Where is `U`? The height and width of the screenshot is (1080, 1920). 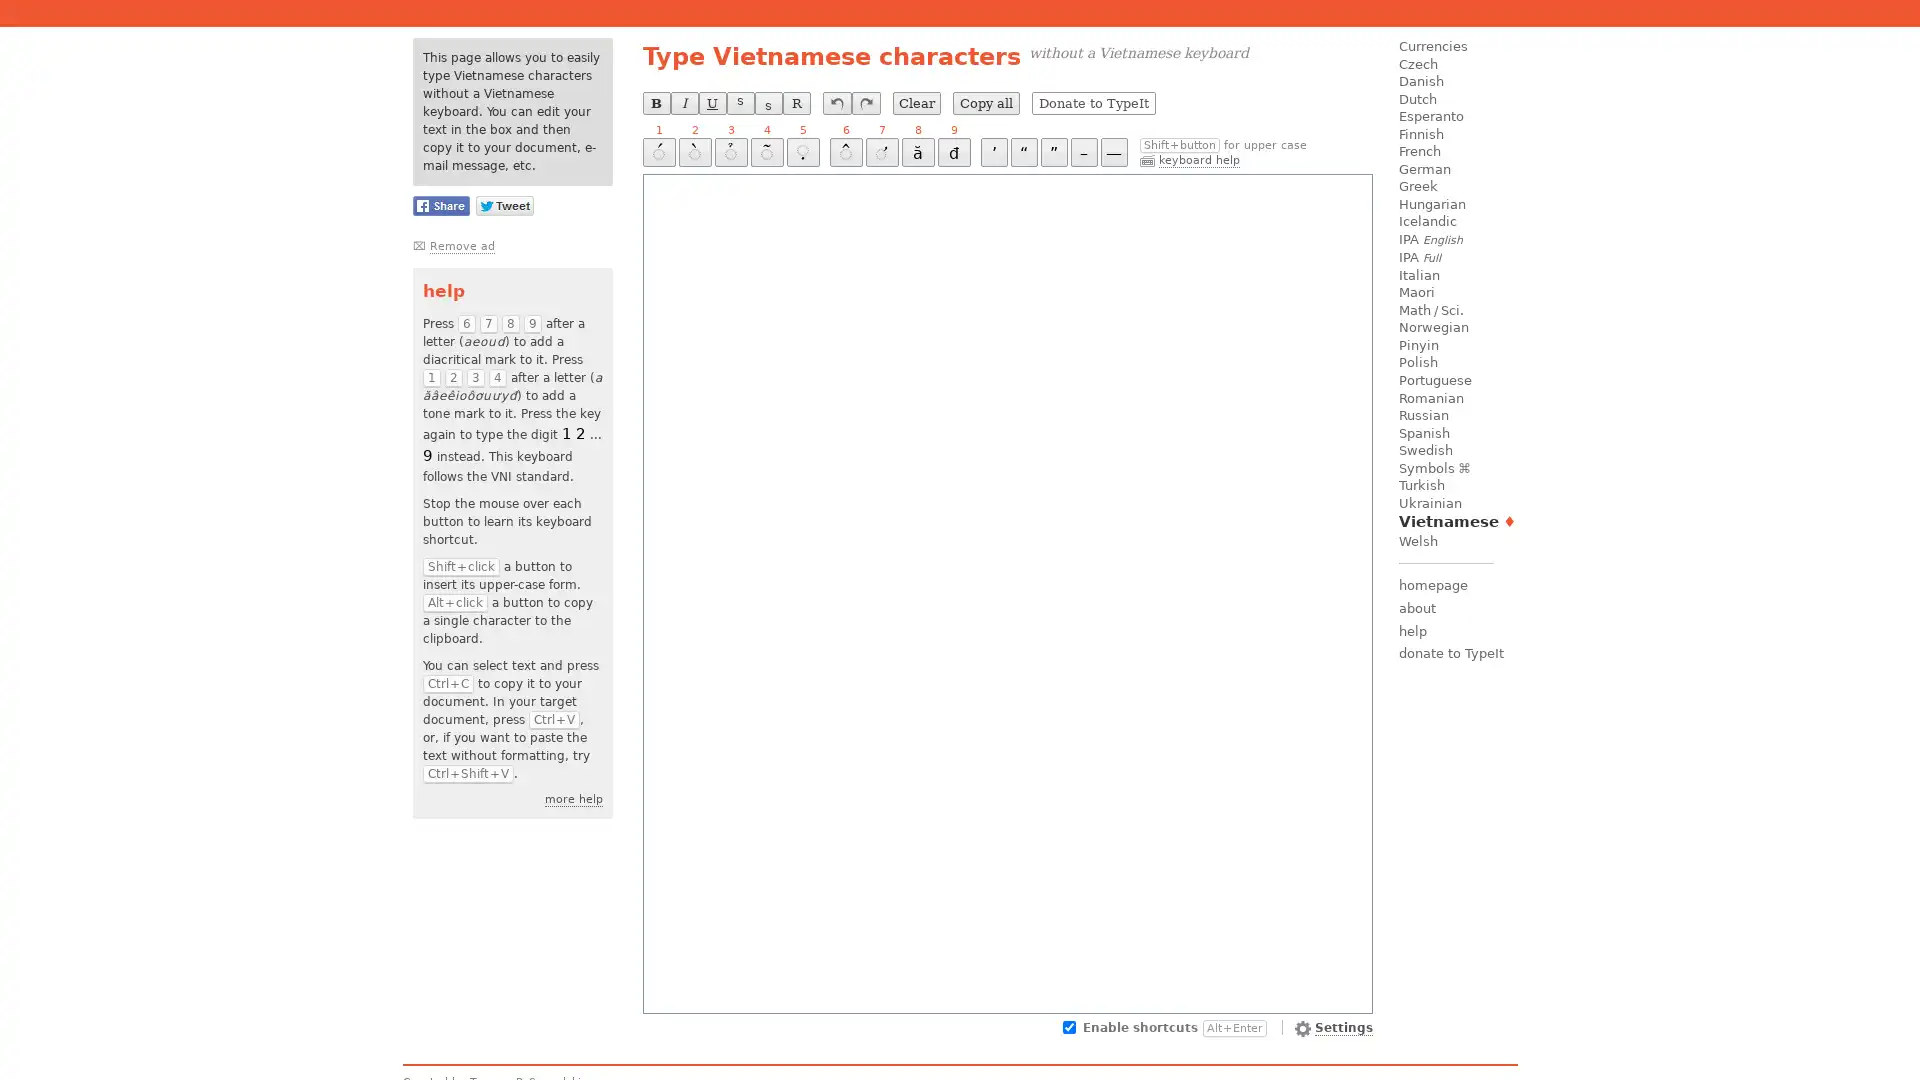
U is located at coordinates (711, 103).